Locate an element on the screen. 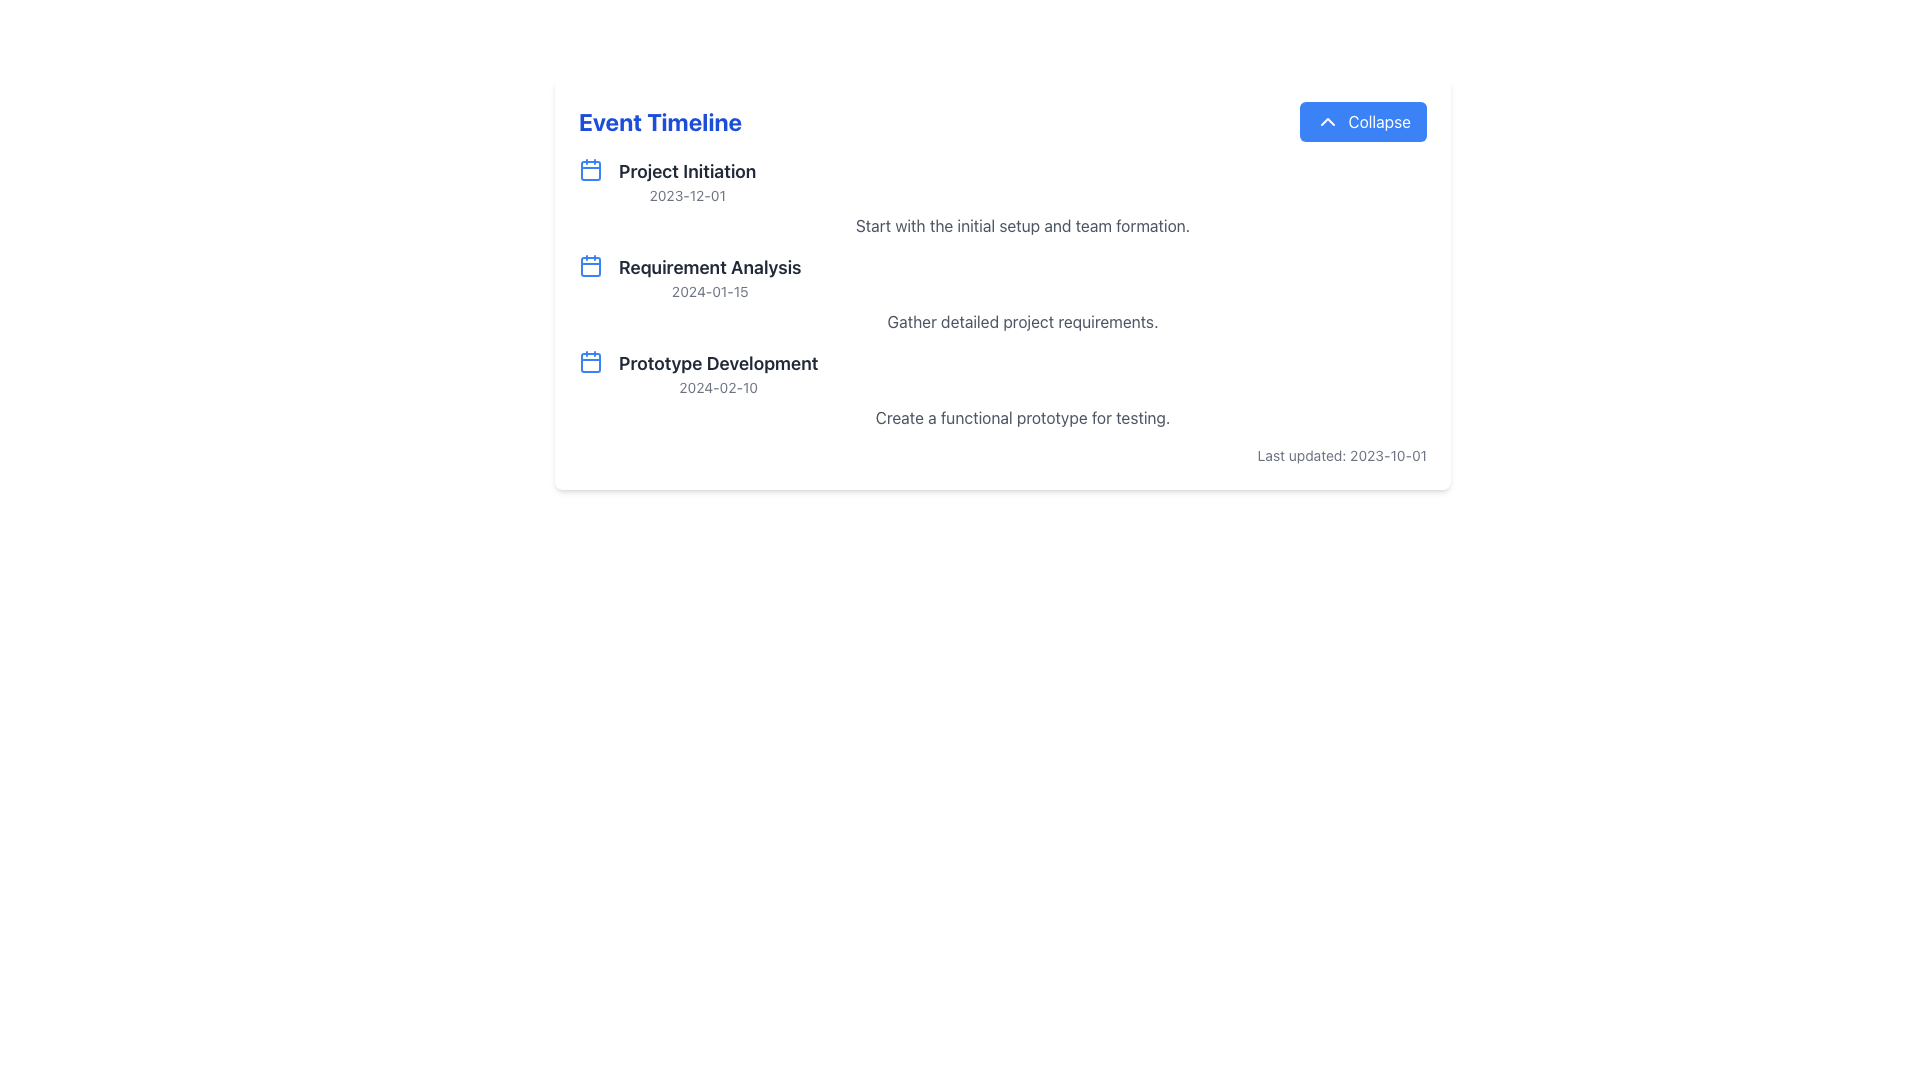  the calendar icon with a blue outline located to the left of the 'Prototype Development' text and date '2024-02-10' is located at coordinates (589, 362).